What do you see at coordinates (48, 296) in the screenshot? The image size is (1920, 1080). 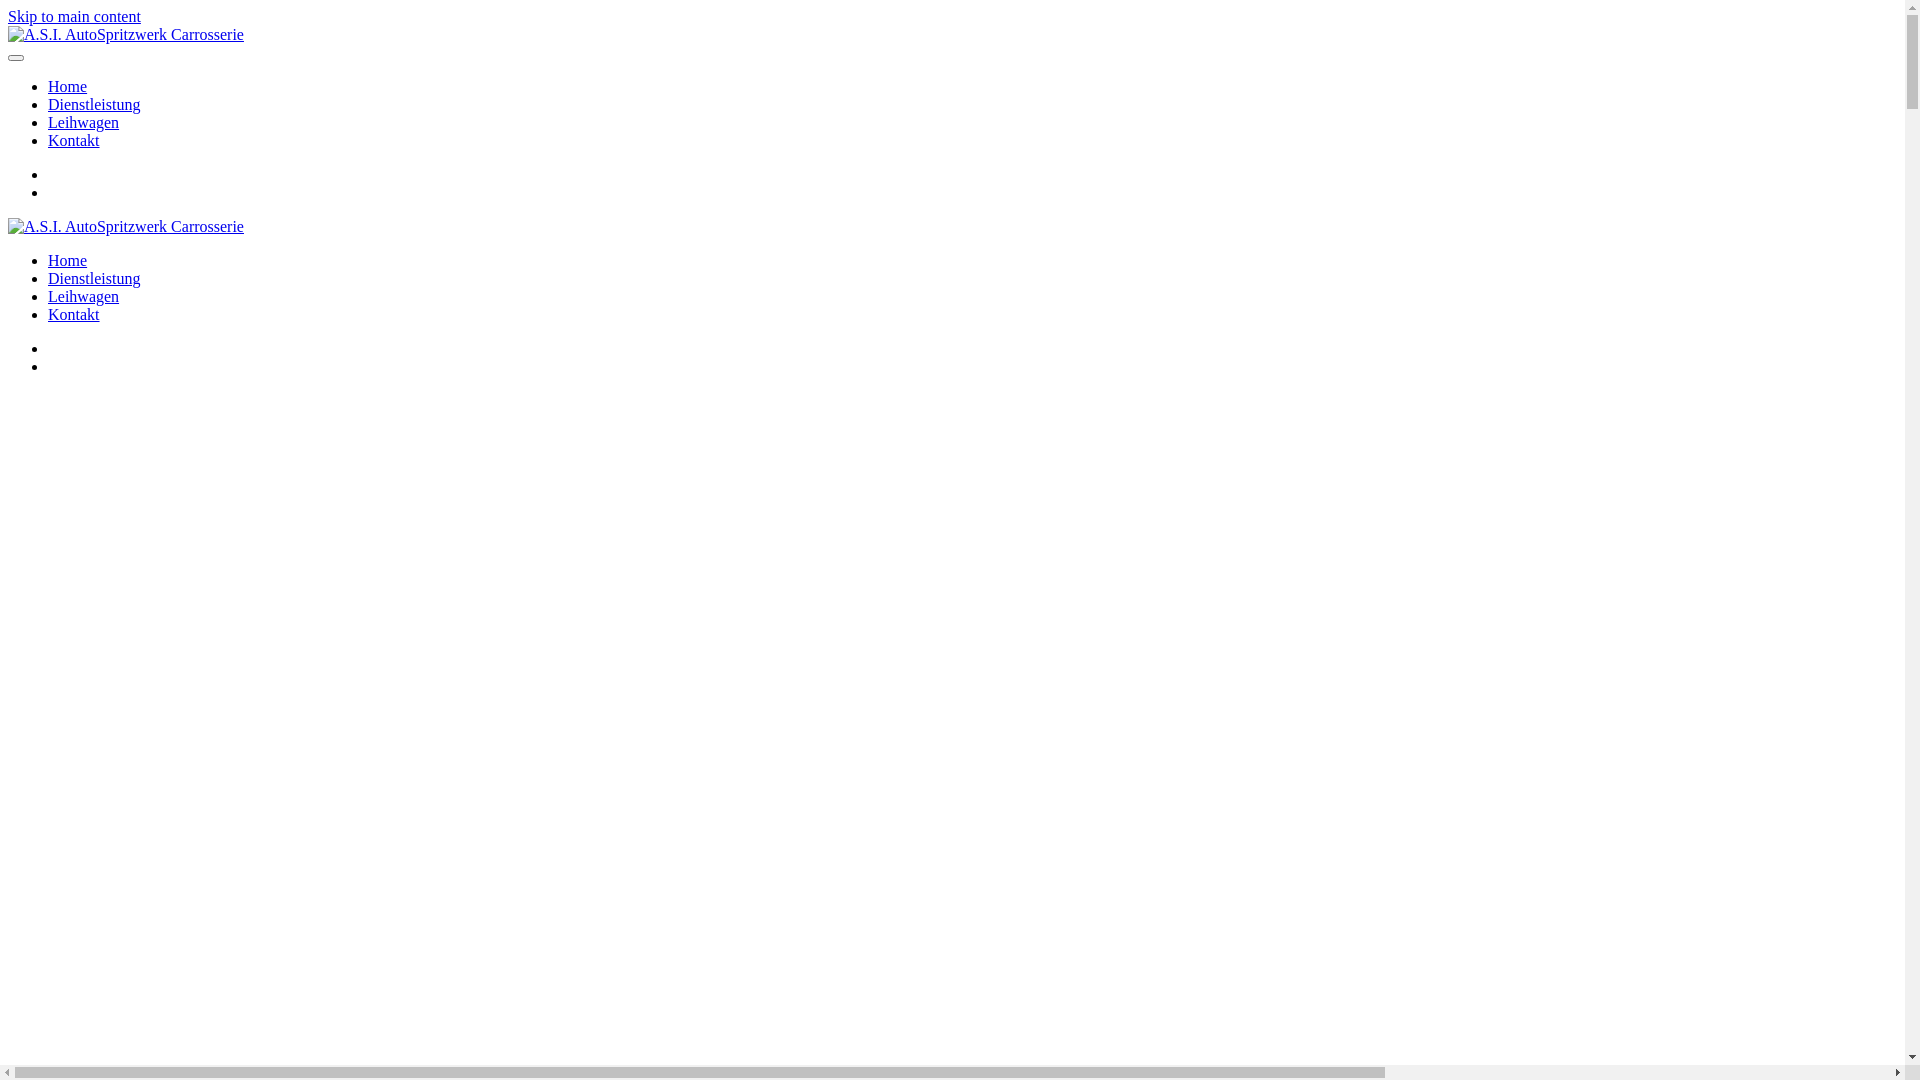 I see `'Leihwagen'` at bounding box center [48, 296].